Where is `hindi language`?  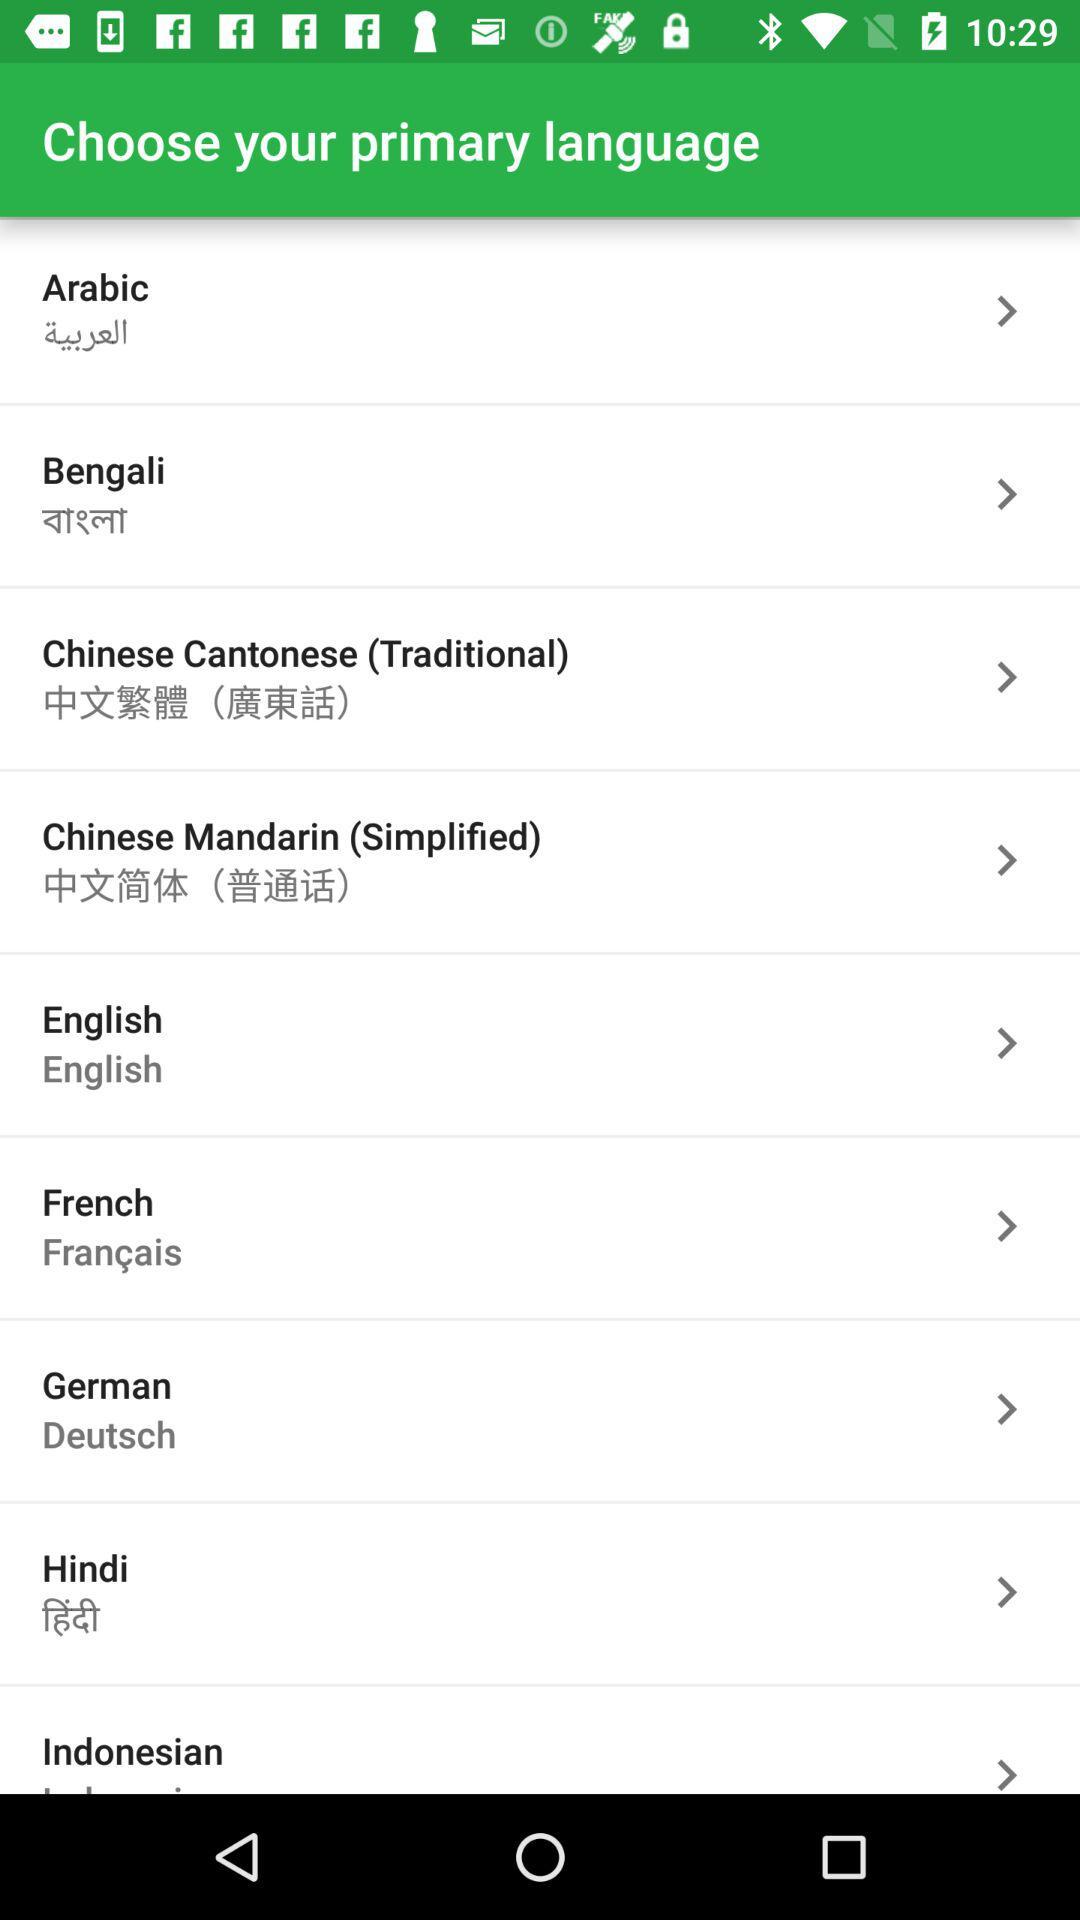 hindi language is located at coordinates (1017, 1591).